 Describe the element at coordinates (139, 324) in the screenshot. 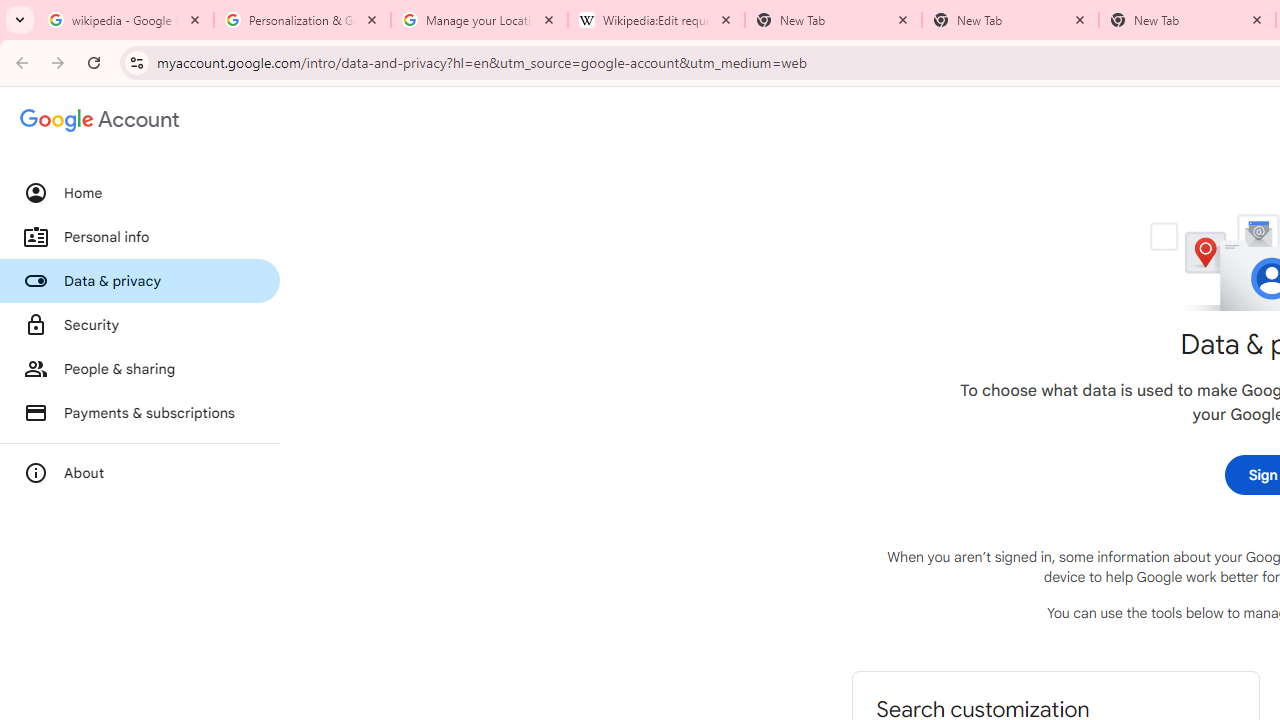

I see `'Security'` at that location.